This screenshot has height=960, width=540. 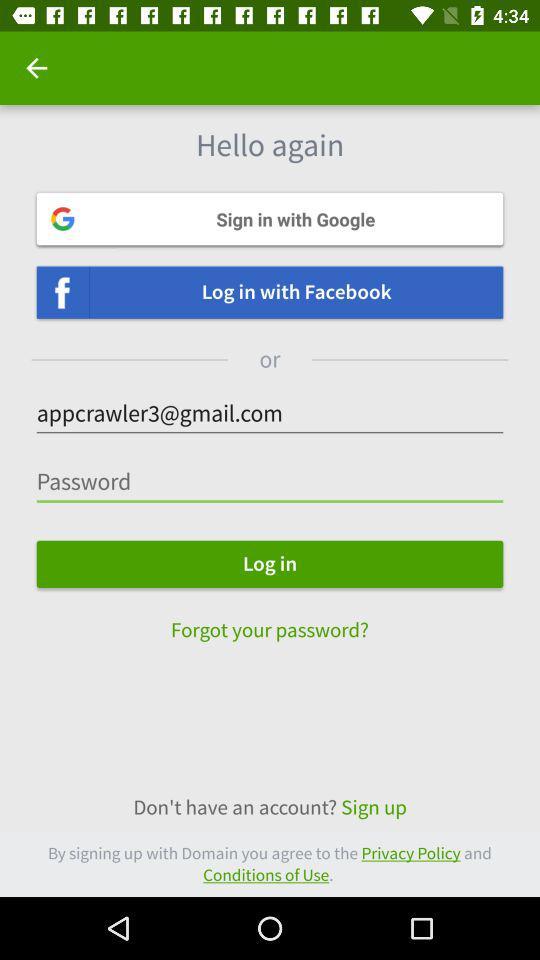 What do you see at coordinates (270, 618) in the screenshot?
I see `the text forgot your password` at bounding box center [270, 618].